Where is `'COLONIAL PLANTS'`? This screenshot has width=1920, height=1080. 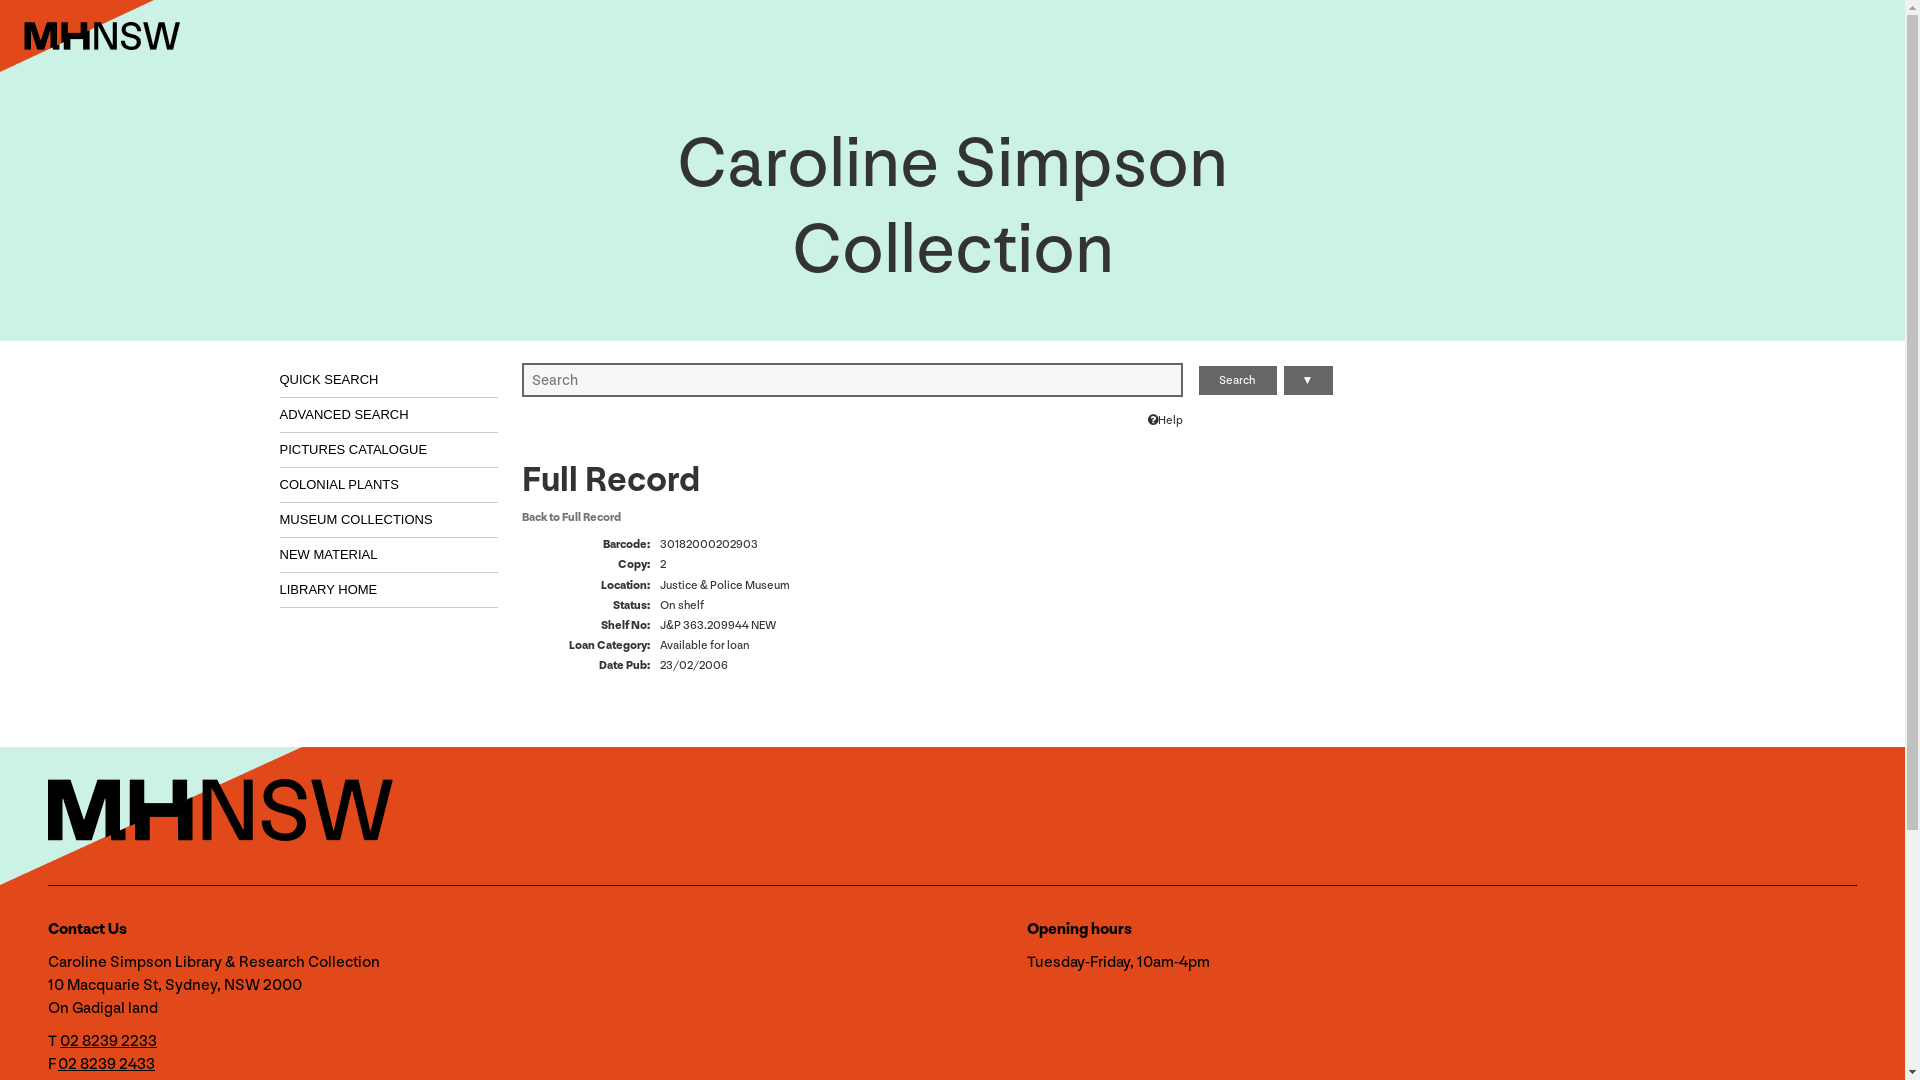 'COLONIAL PLANTS' is located at coordinates (278, 485).